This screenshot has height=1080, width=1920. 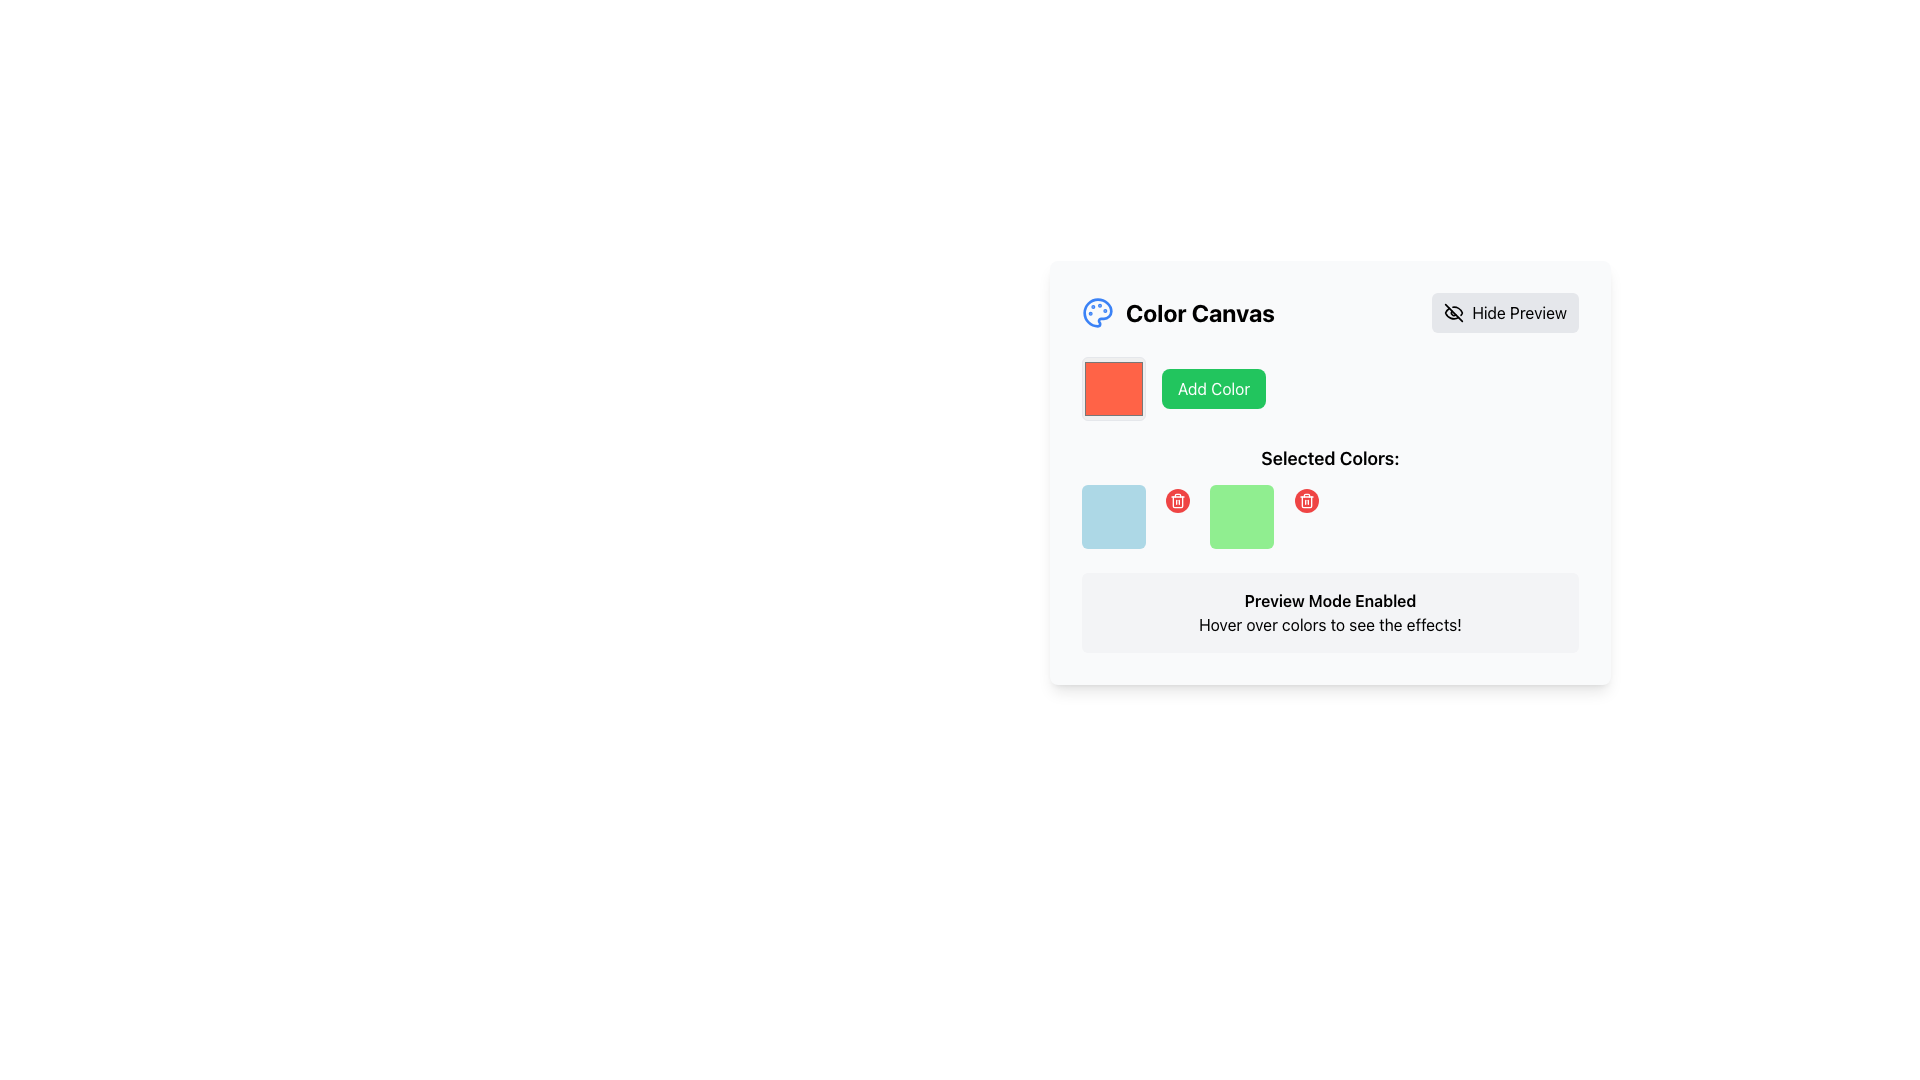 I want to click on the decorative color palette icon located near the top-left of the 'Color Canvas' panel, which serves as its branding logo, so click(x=1097, y=312).